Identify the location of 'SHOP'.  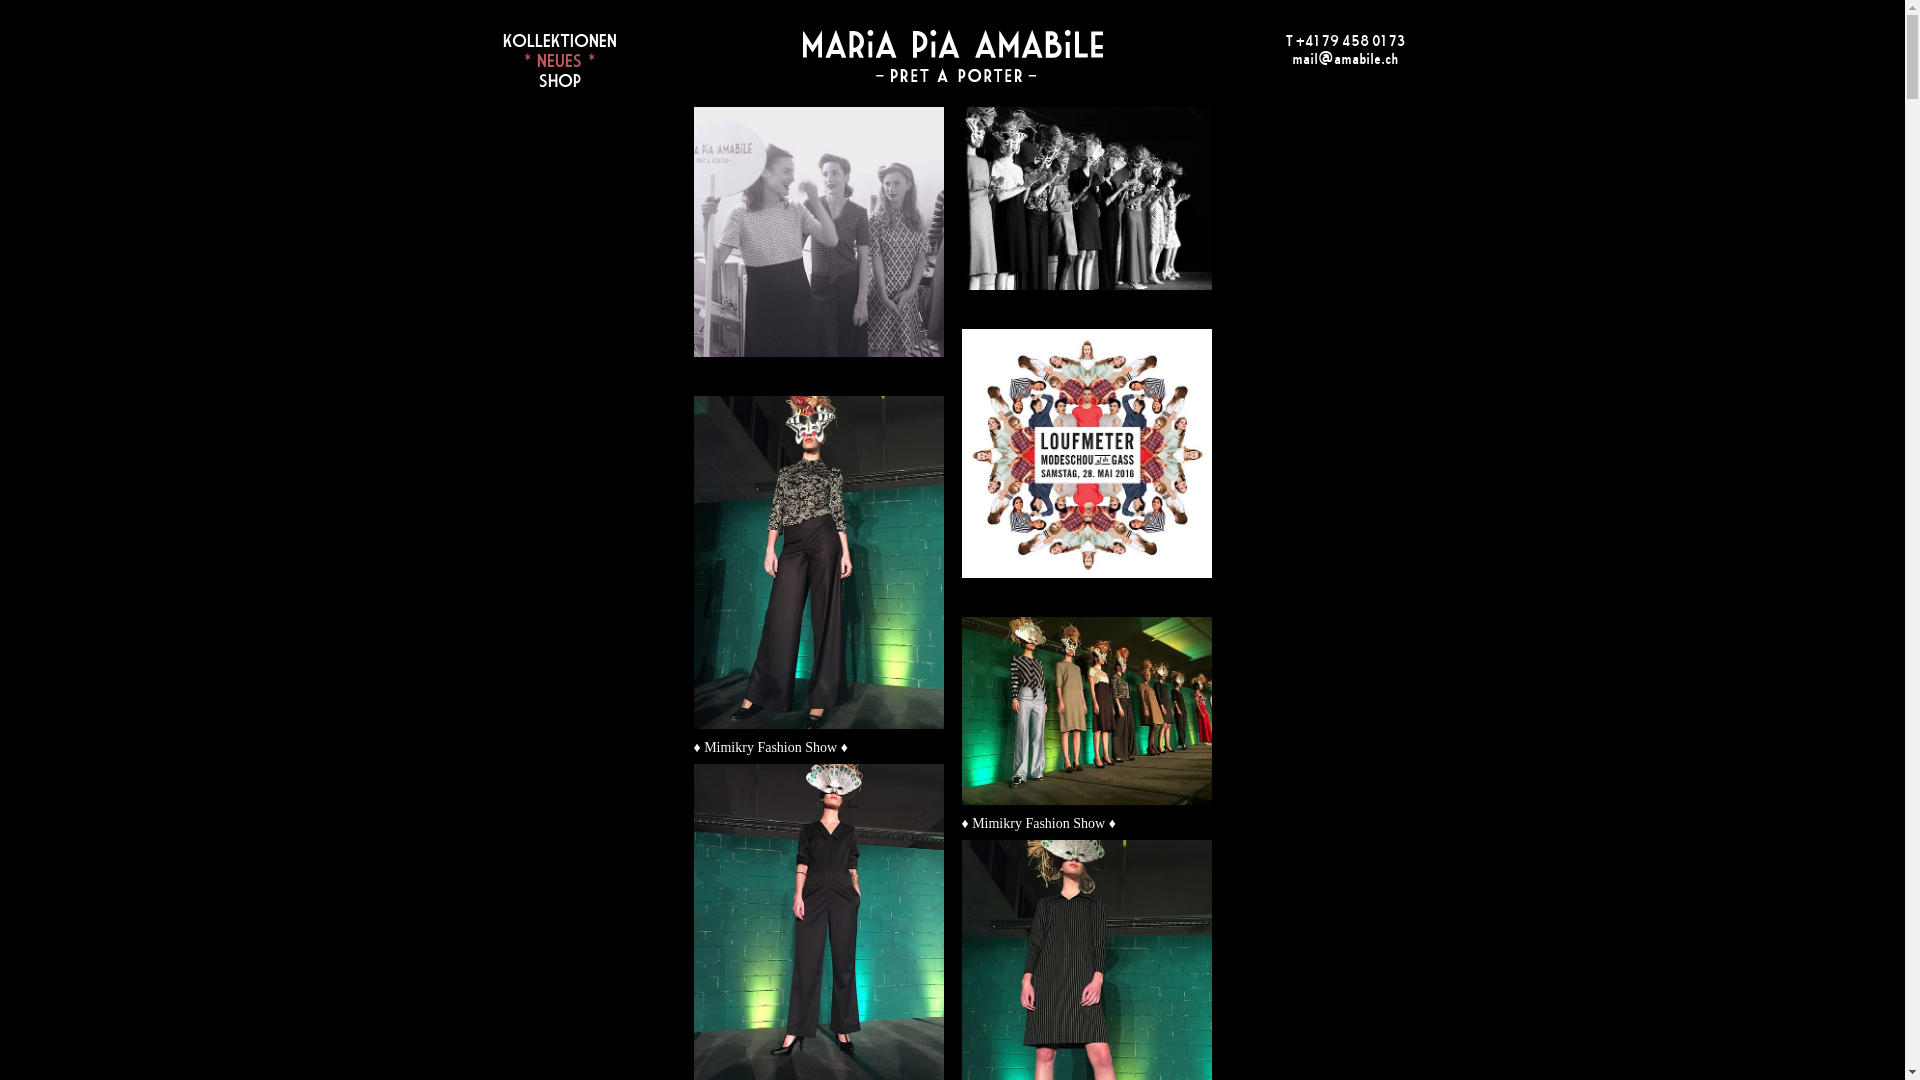
(558, 80).